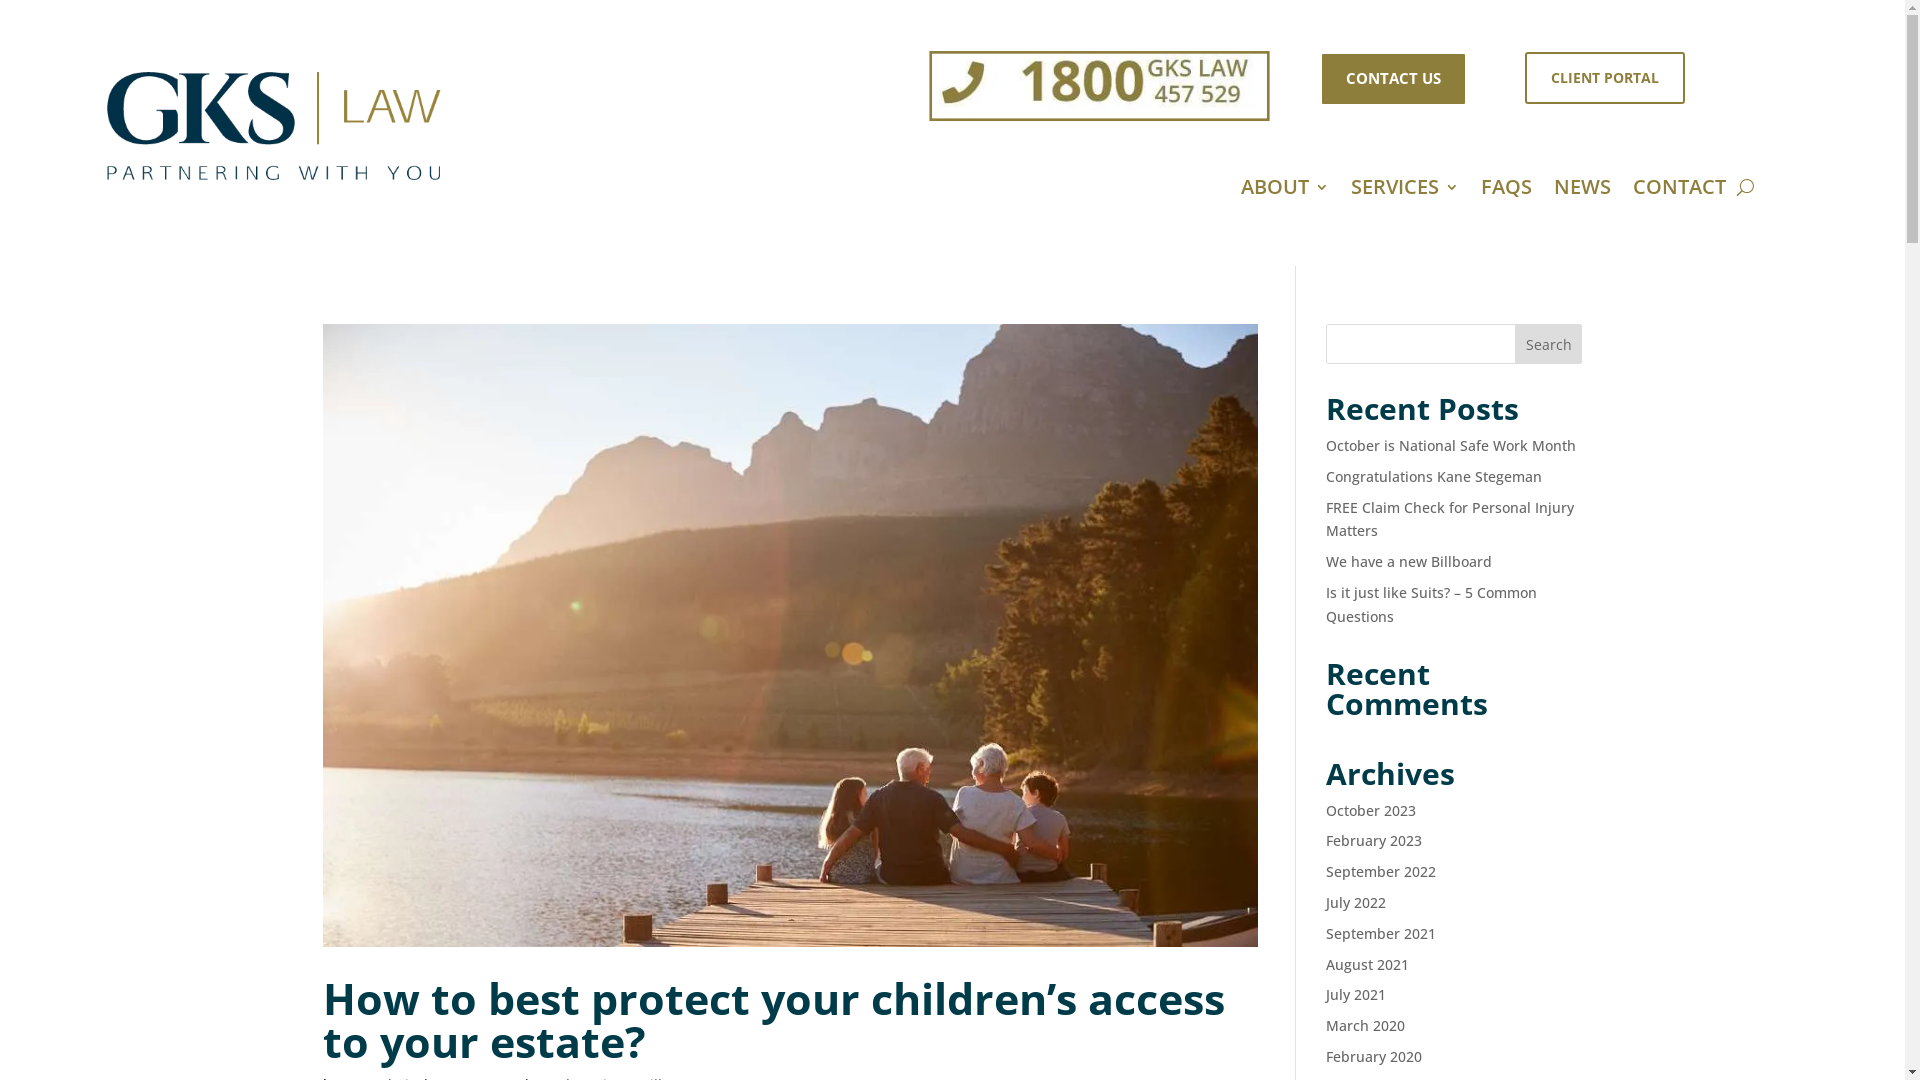  What do you see at coordinates (1450, 444) in the screenshot?
I see `'October is National Safe Work Month'` at bounding box center [1450, 444].